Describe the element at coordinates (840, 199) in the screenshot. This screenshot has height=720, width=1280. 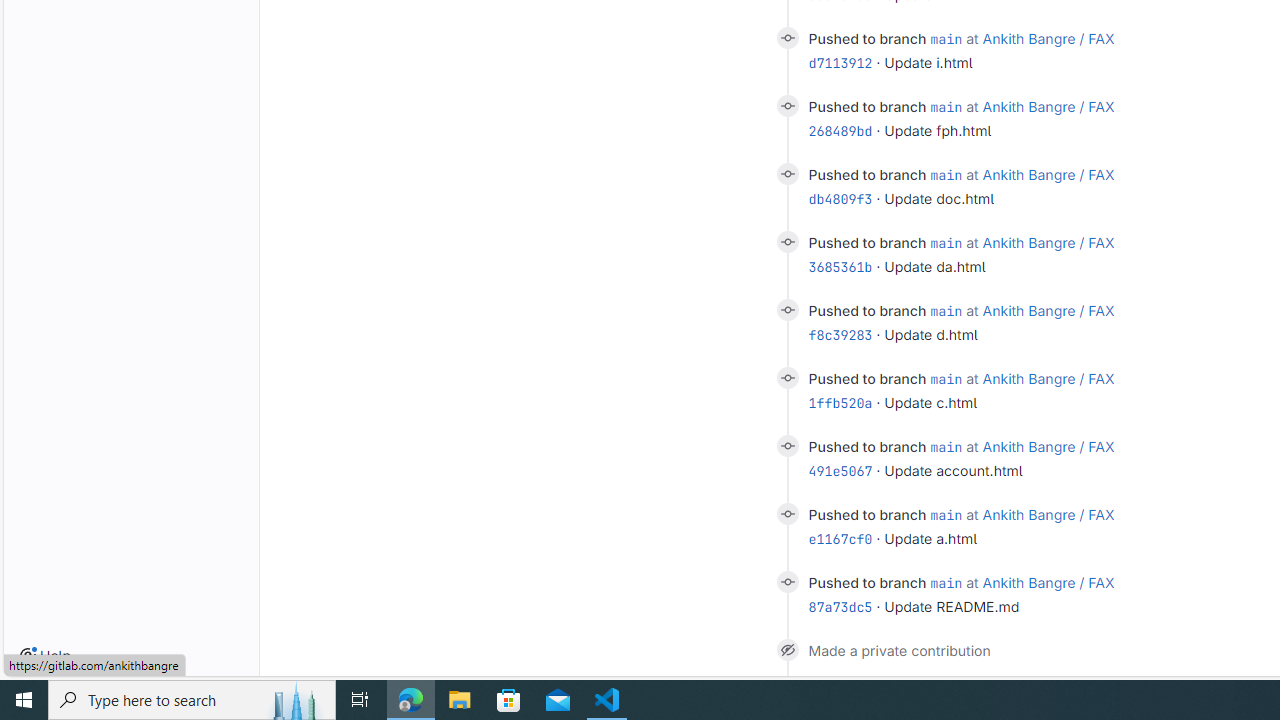
I see `'db4809f3'` at that location.